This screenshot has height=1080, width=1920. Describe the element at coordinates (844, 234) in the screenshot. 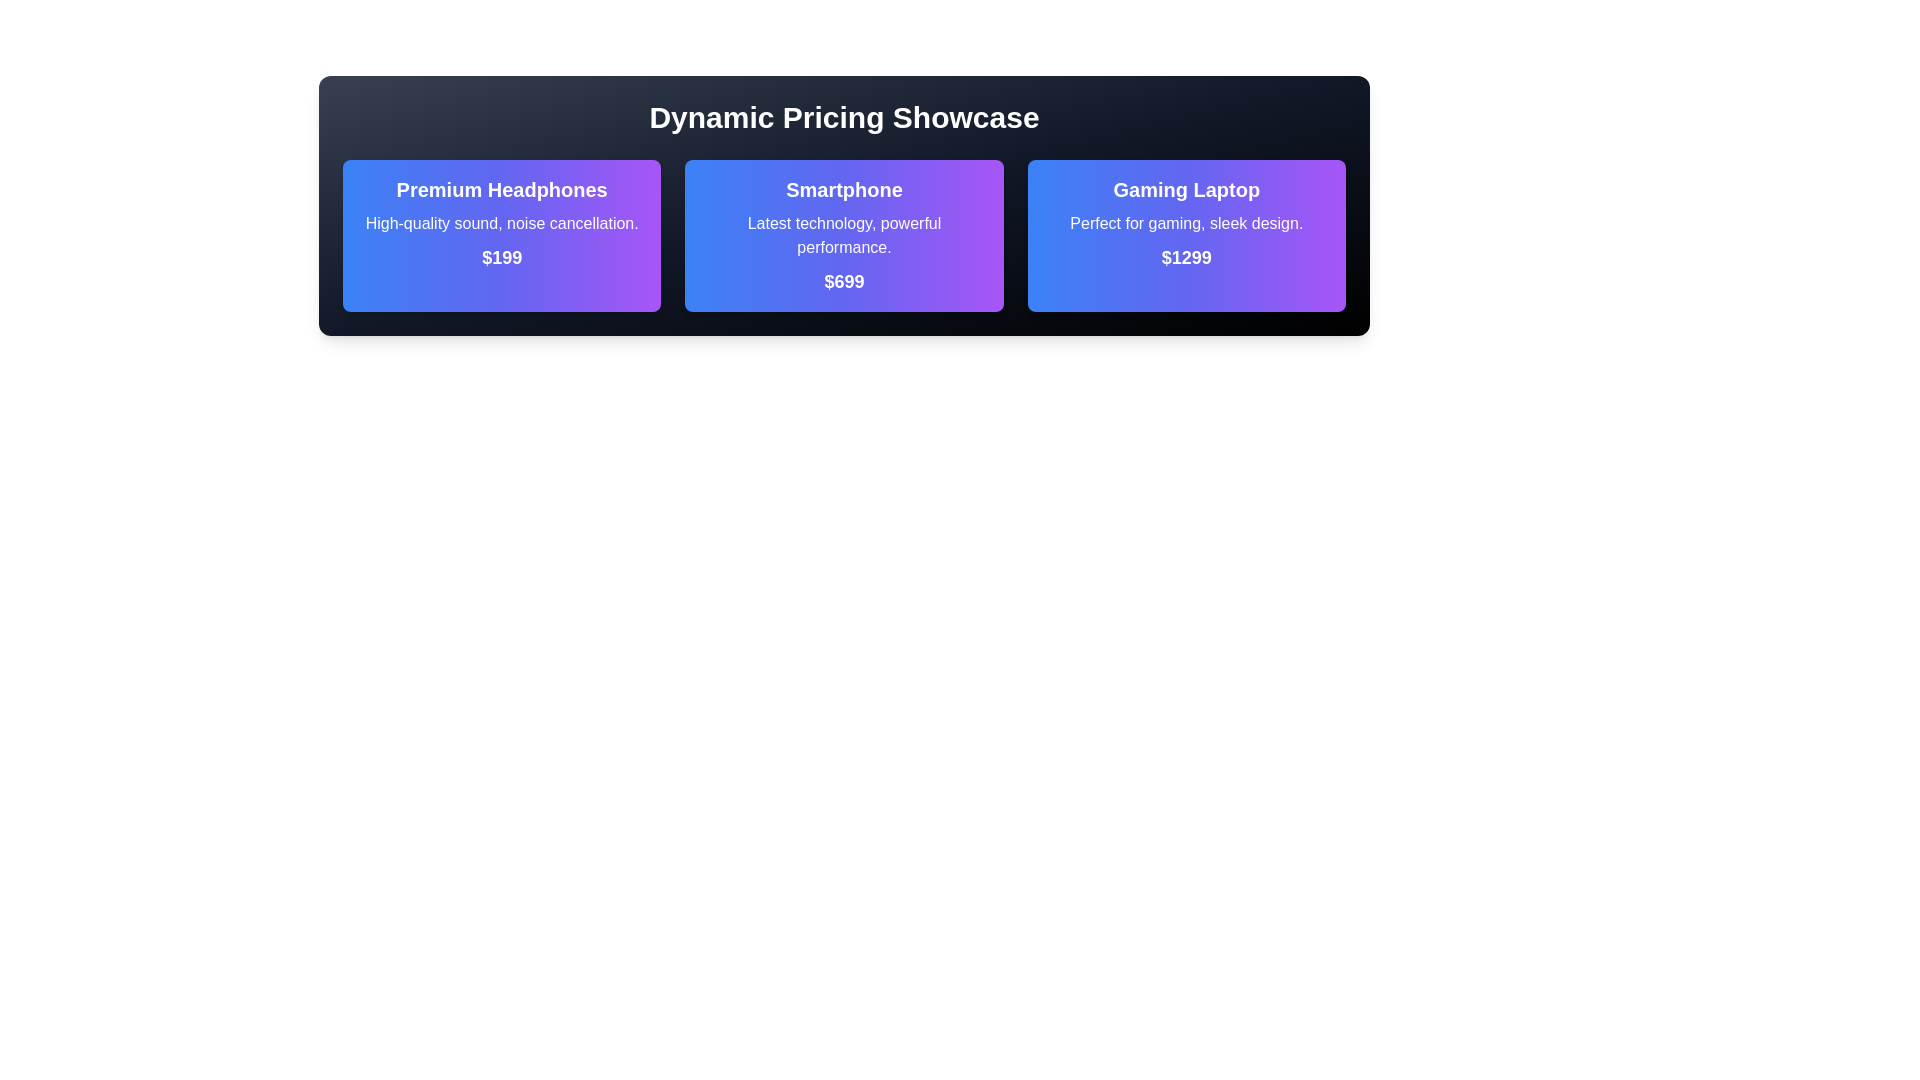

I see `the text area that displays 'Latest technology, powerful performance.' which is center-aligned in white color on a gradient background, located under the 'Smartphone' header and above the '$699' price` at that location.